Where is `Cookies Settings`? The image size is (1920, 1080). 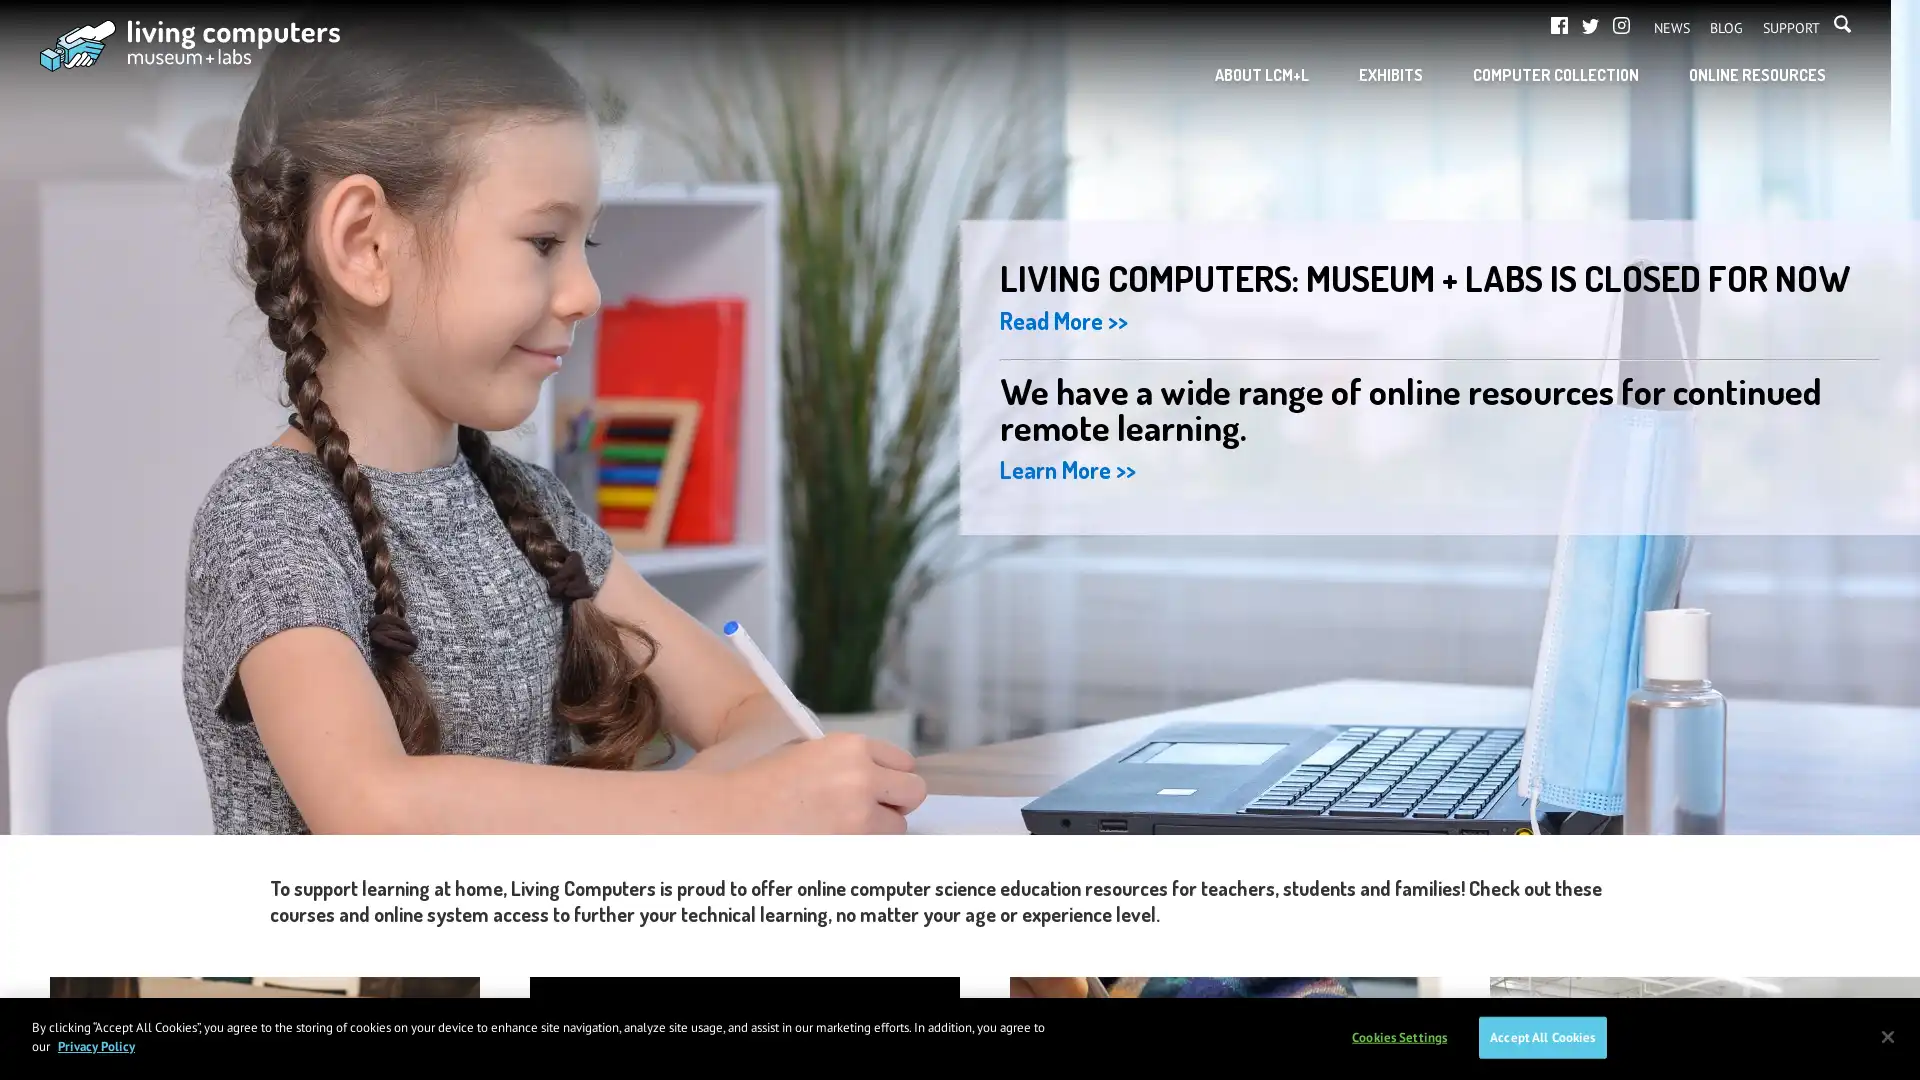
Cookies Settings is located at coordinates (1398, 1036).